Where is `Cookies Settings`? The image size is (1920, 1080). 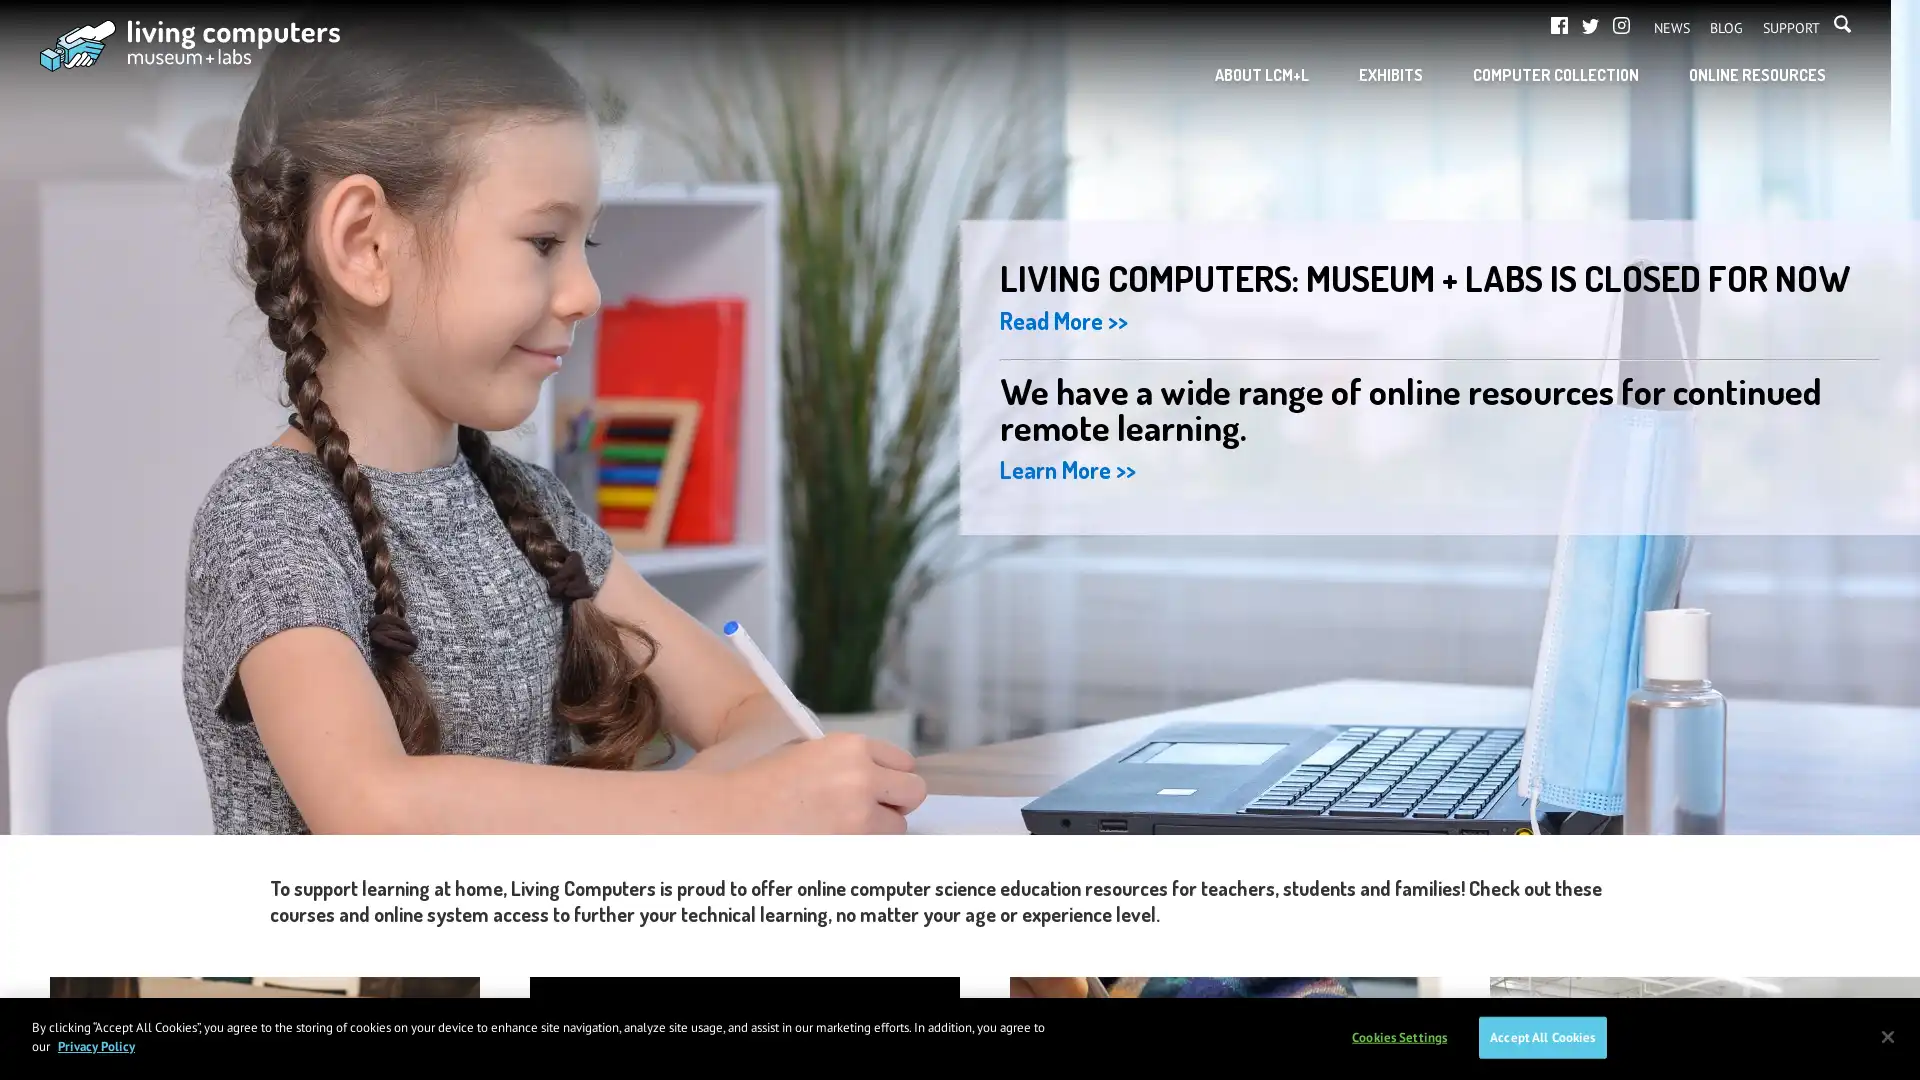
Cookies Settings is located at coordinates (1398, 1036).